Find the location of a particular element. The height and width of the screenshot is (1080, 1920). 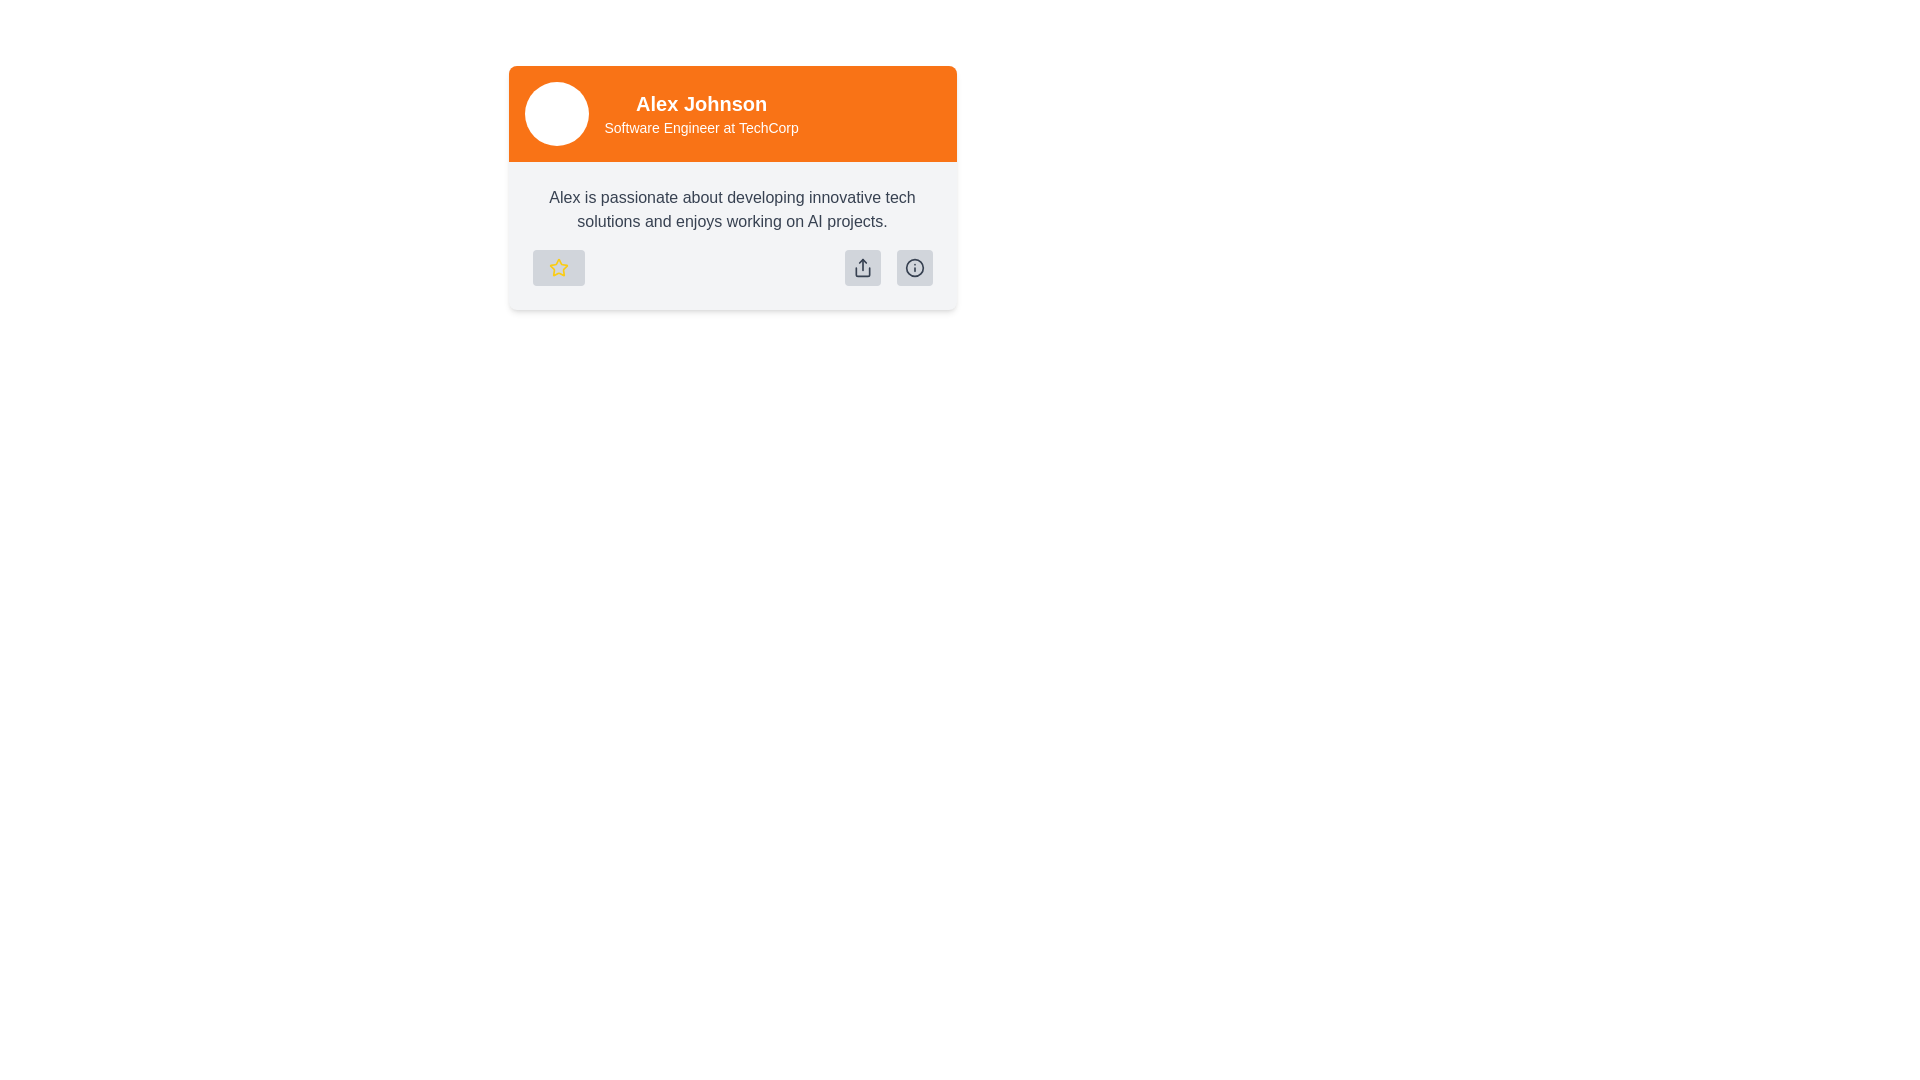

the star icon with a yellow stroke, located centrally within a grey rectangular button in the bottom-left corner of the user profile card is located at coordinates (558, 266).